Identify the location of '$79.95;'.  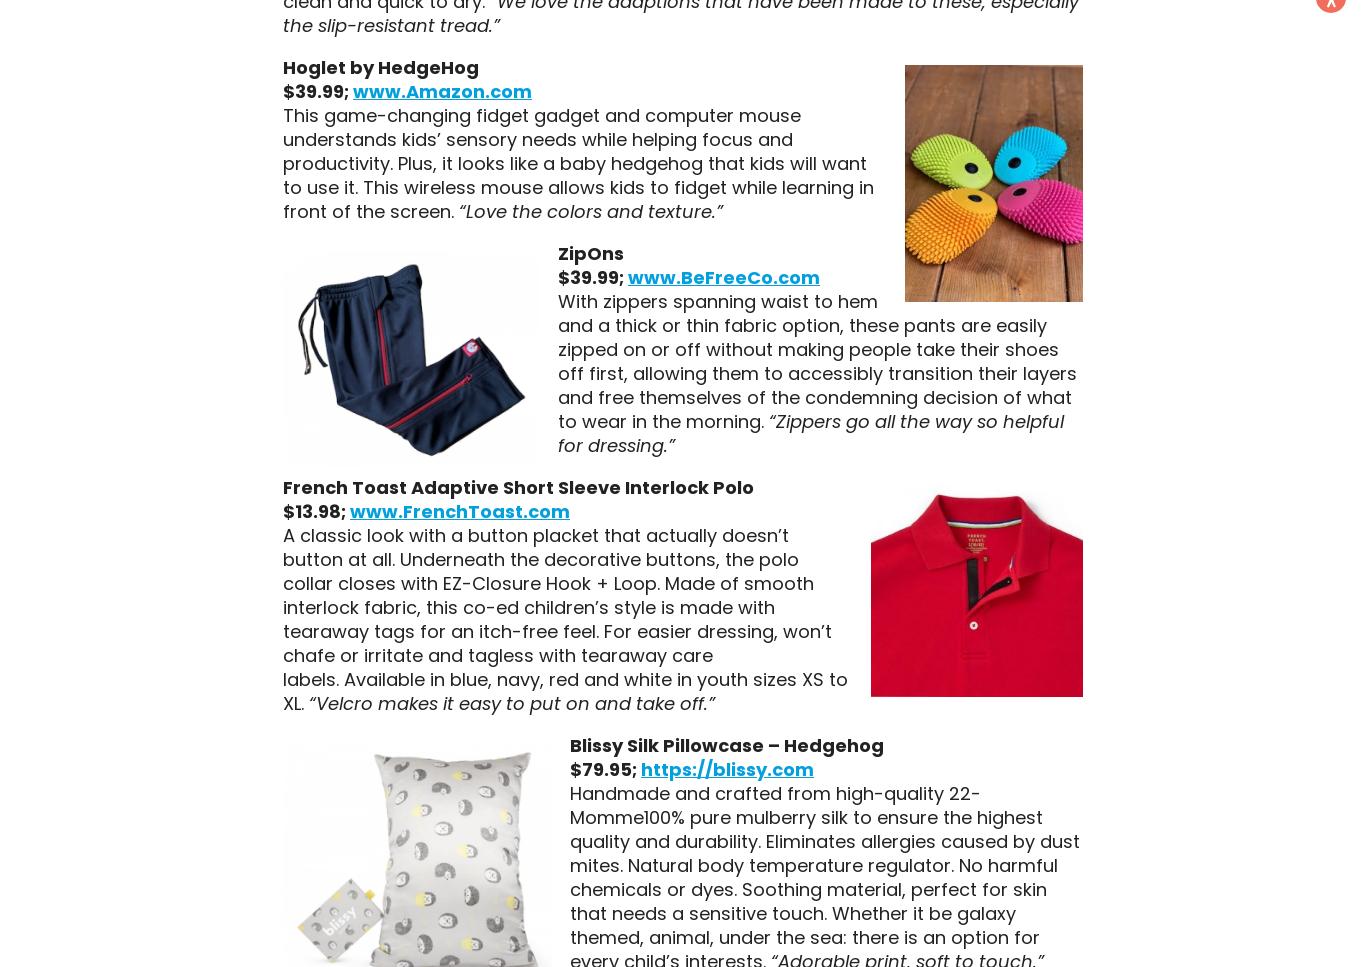
(603, 768).